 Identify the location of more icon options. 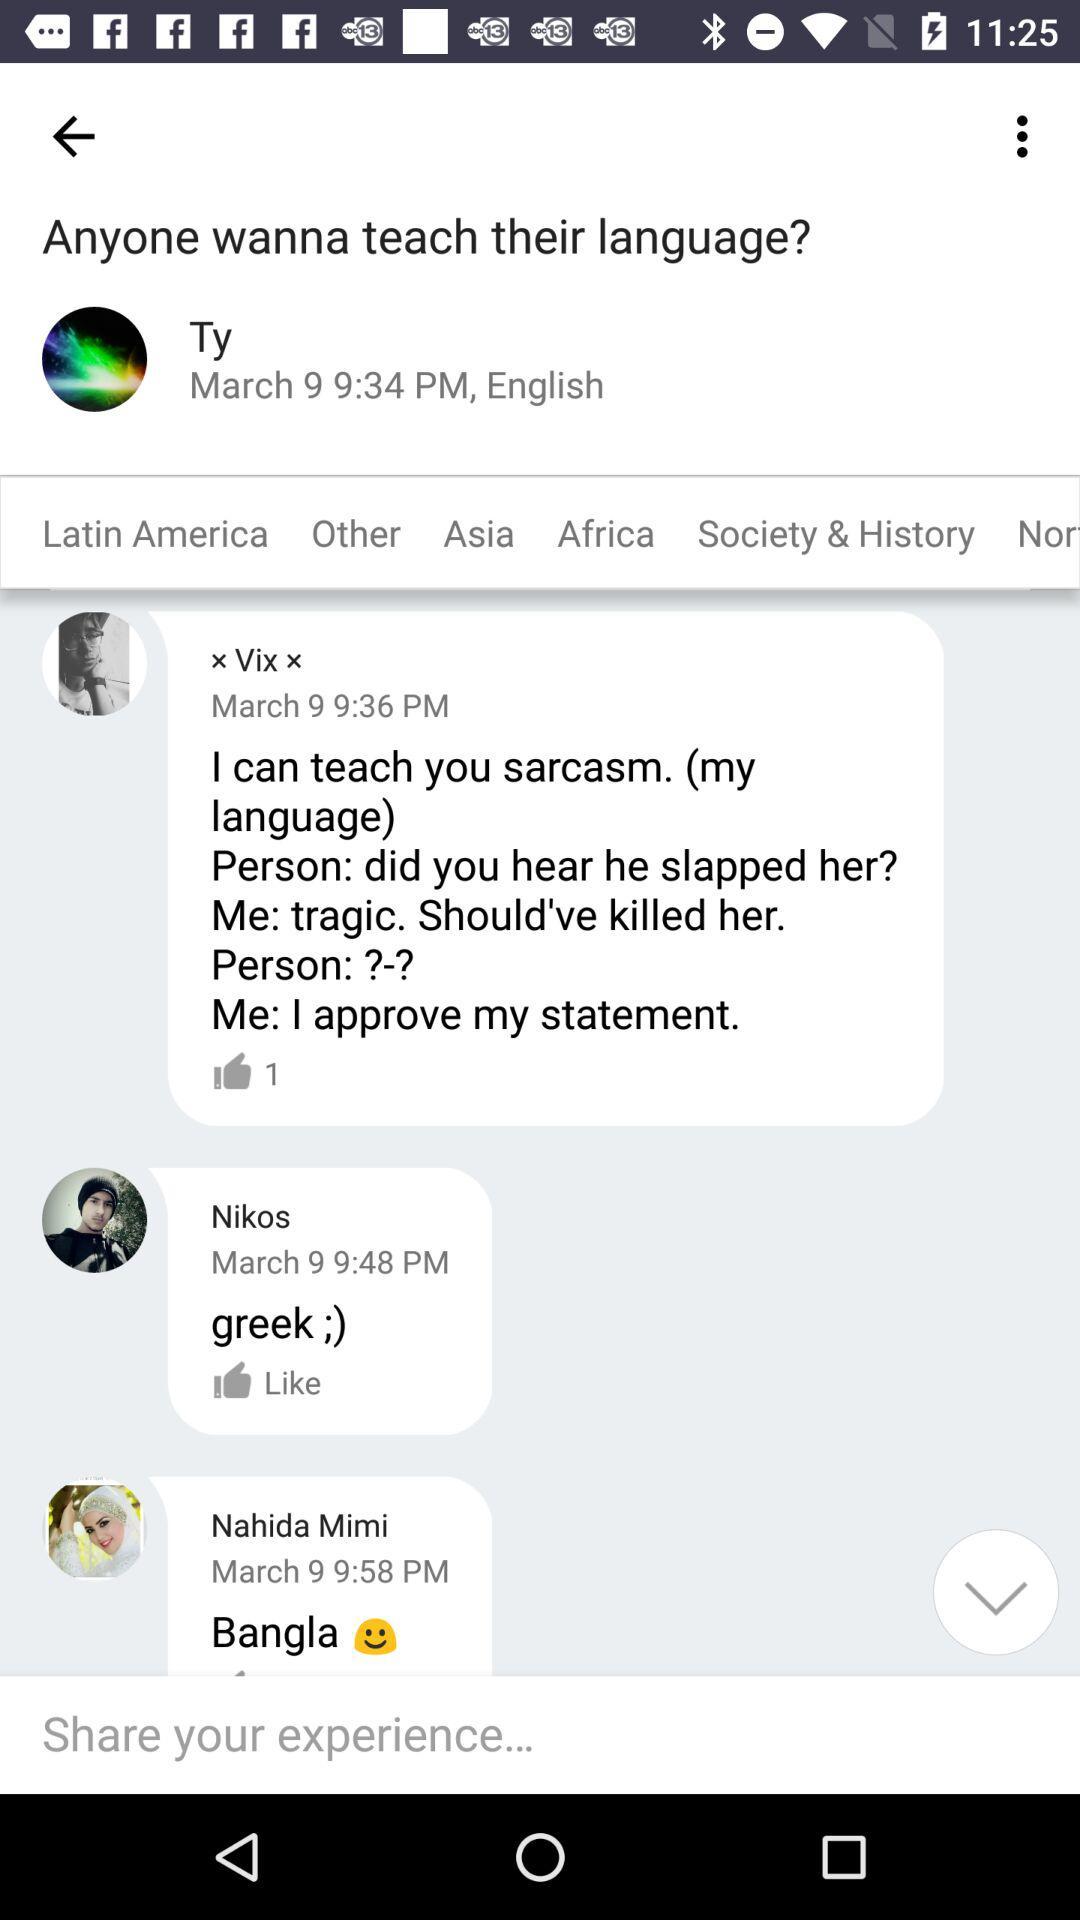
(1027, 136).